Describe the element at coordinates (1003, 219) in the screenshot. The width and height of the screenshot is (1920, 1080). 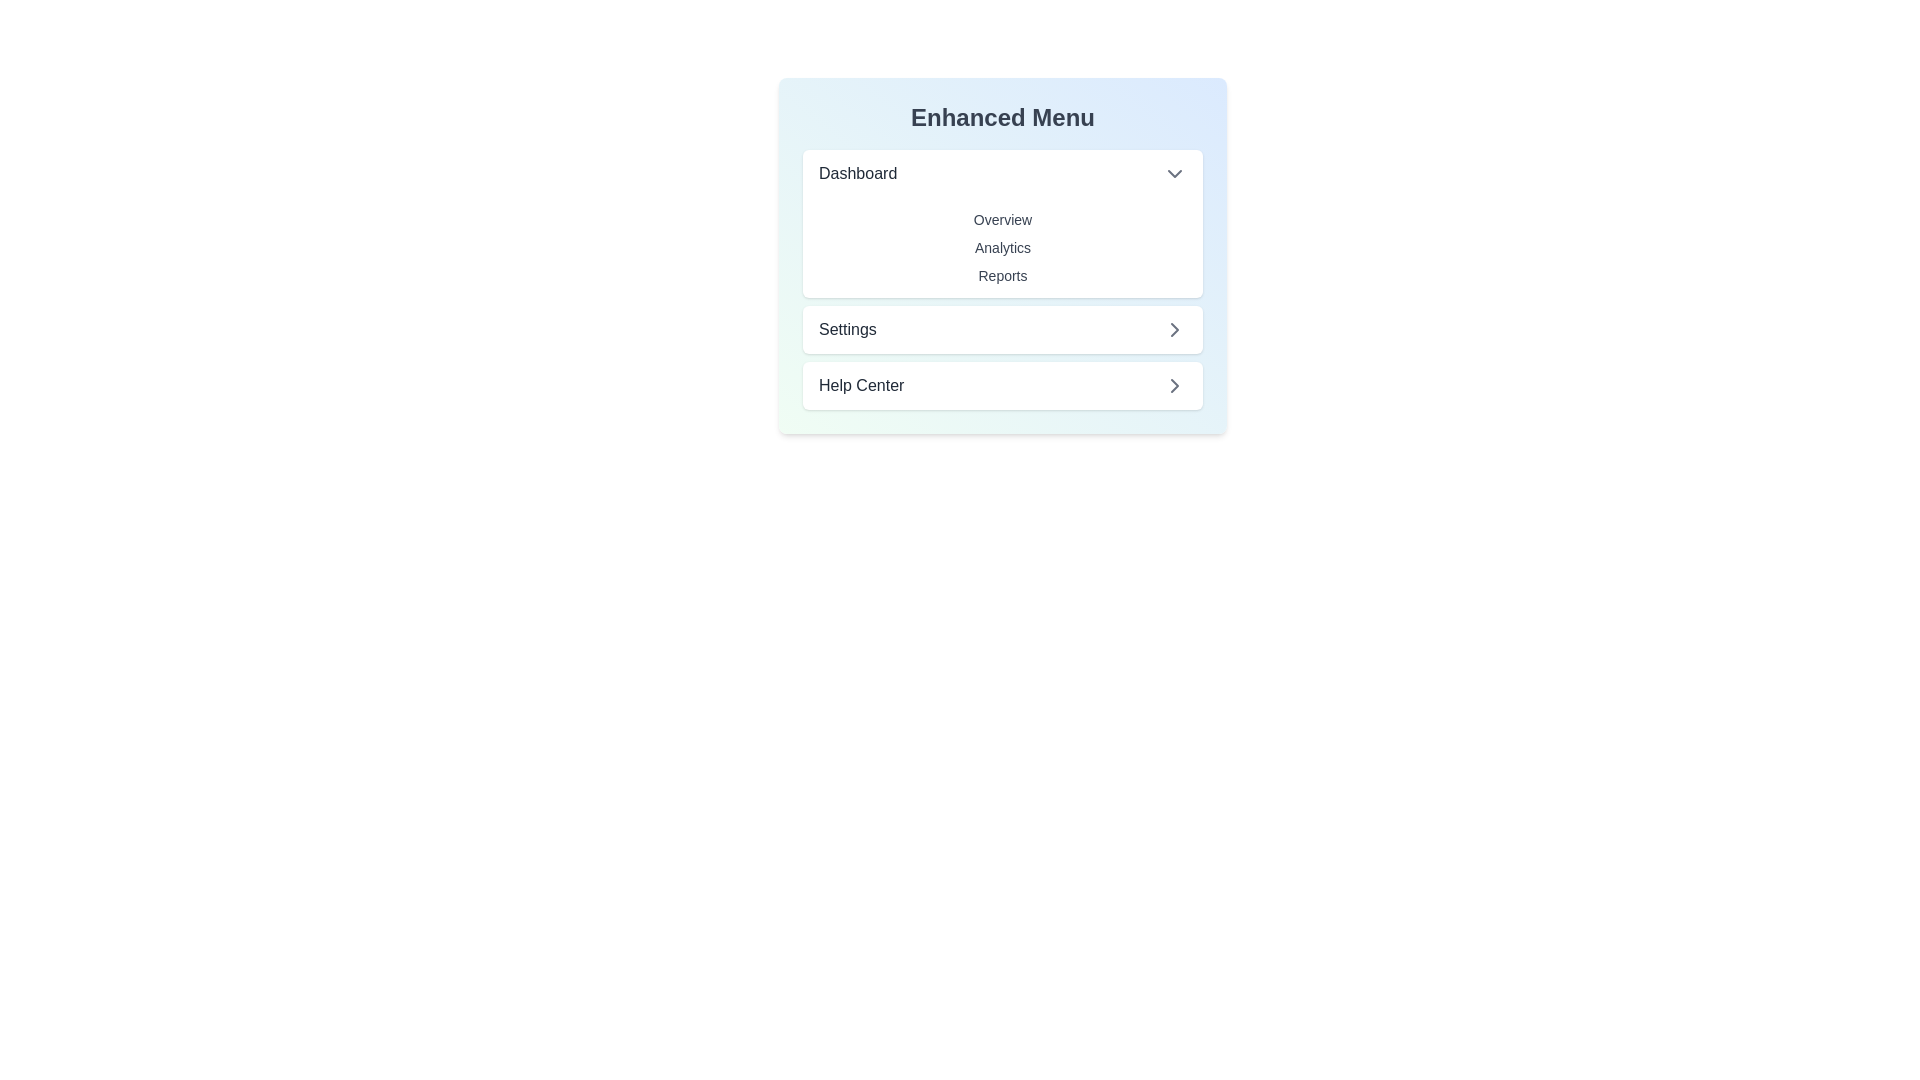
I see `the first Text label under the 'Dashboard' section` at that location.